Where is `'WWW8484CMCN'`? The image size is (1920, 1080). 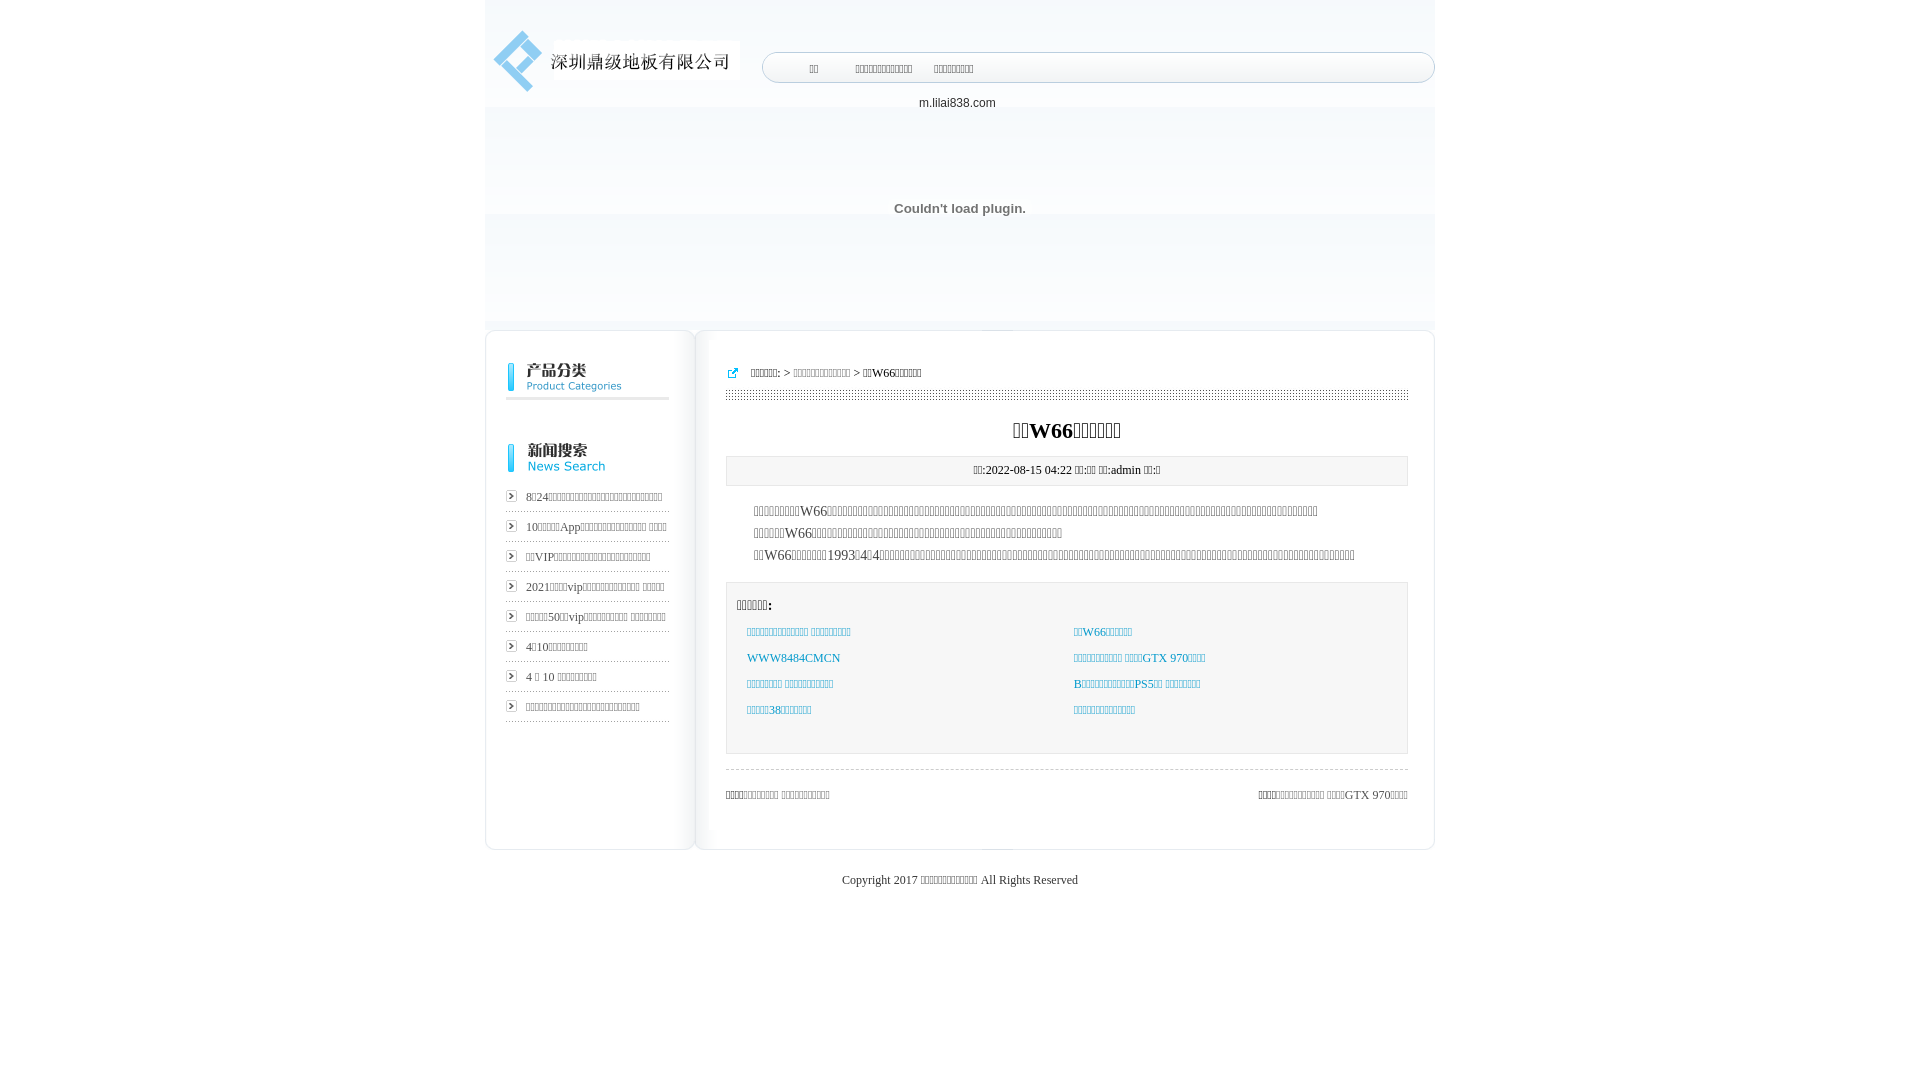
'WWW8484CMCN' is located at coordinates (792, 658).